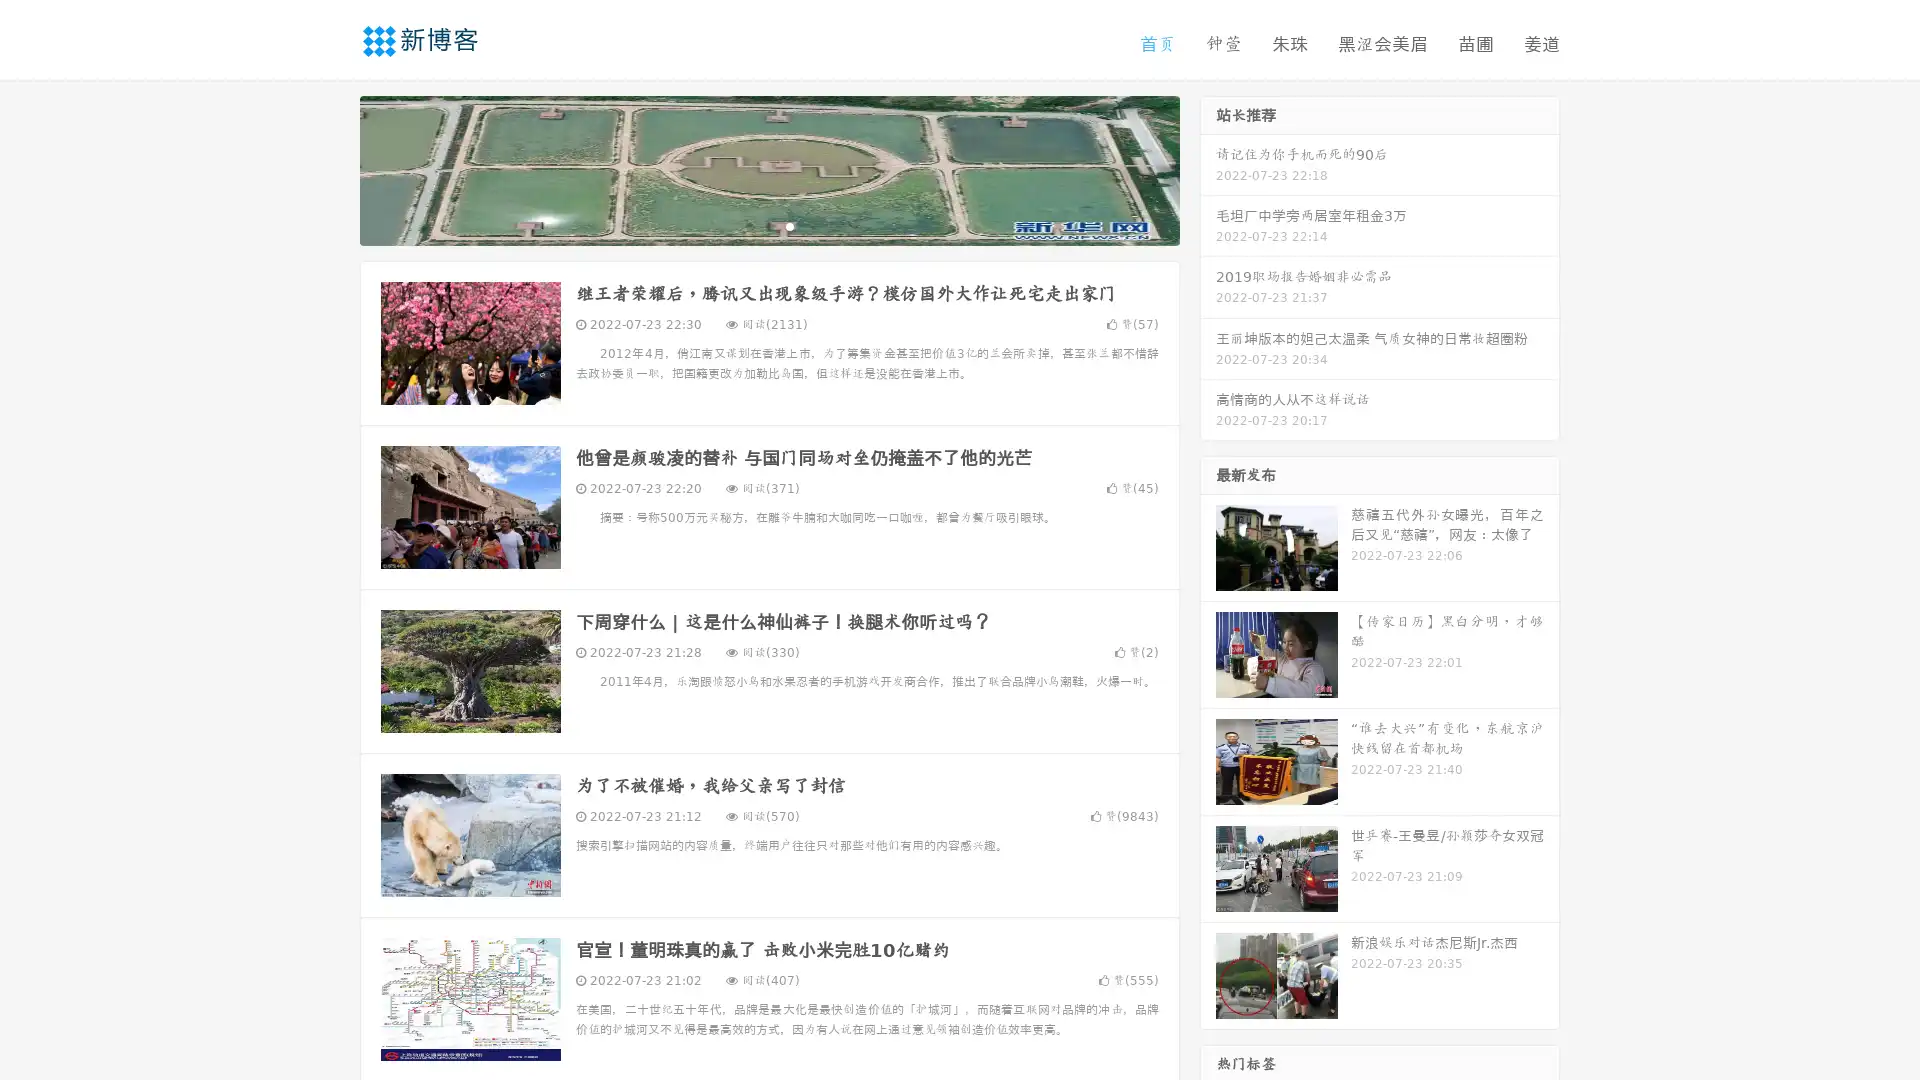 The image size is (1920, 1080). Describe the element at coordinates (789, 225) in the screenshot. I see `Go to slide 3` at that location.